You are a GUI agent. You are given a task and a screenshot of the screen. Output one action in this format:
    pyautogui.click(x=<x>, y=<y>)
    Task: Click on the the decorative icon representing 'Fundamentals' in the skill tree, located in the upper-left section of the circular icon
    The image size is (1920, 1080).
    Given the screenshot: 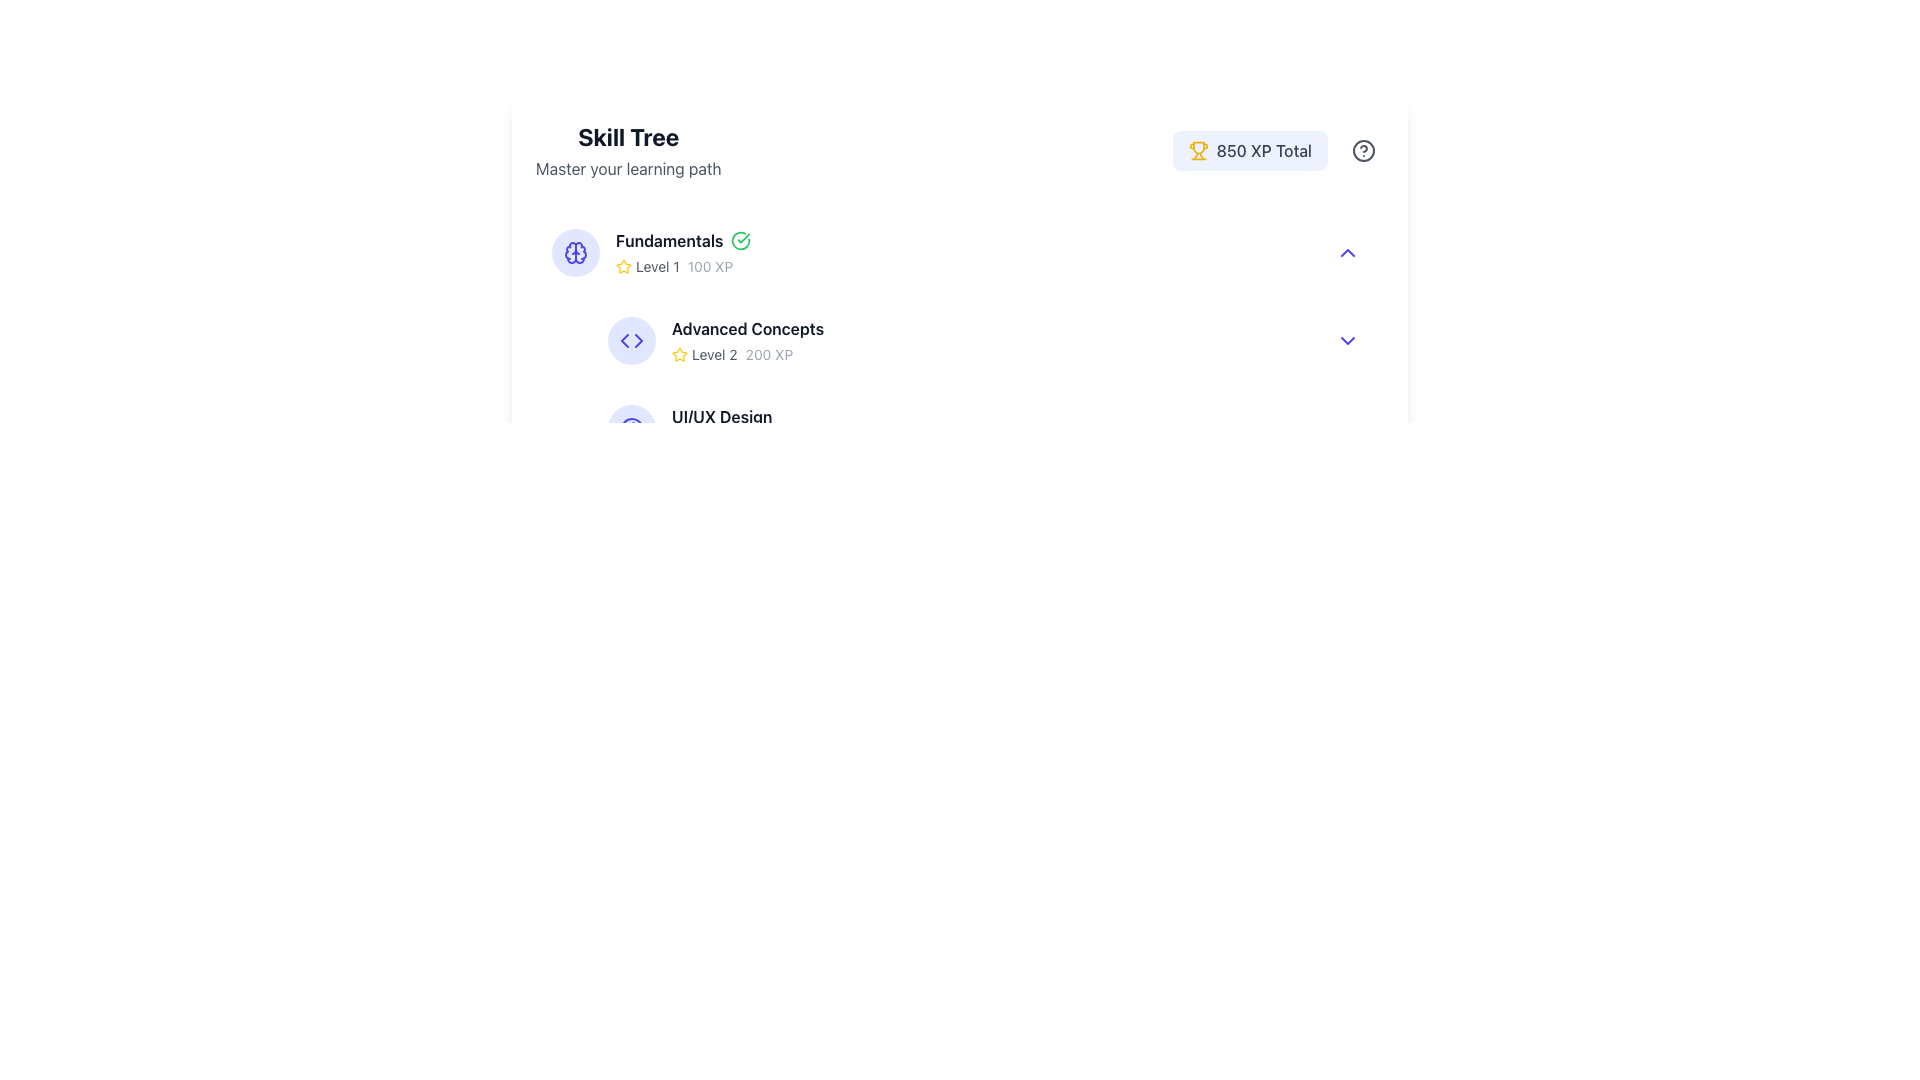 What is the action you would take?
    pyautogui.click(x=570, y=252)
    